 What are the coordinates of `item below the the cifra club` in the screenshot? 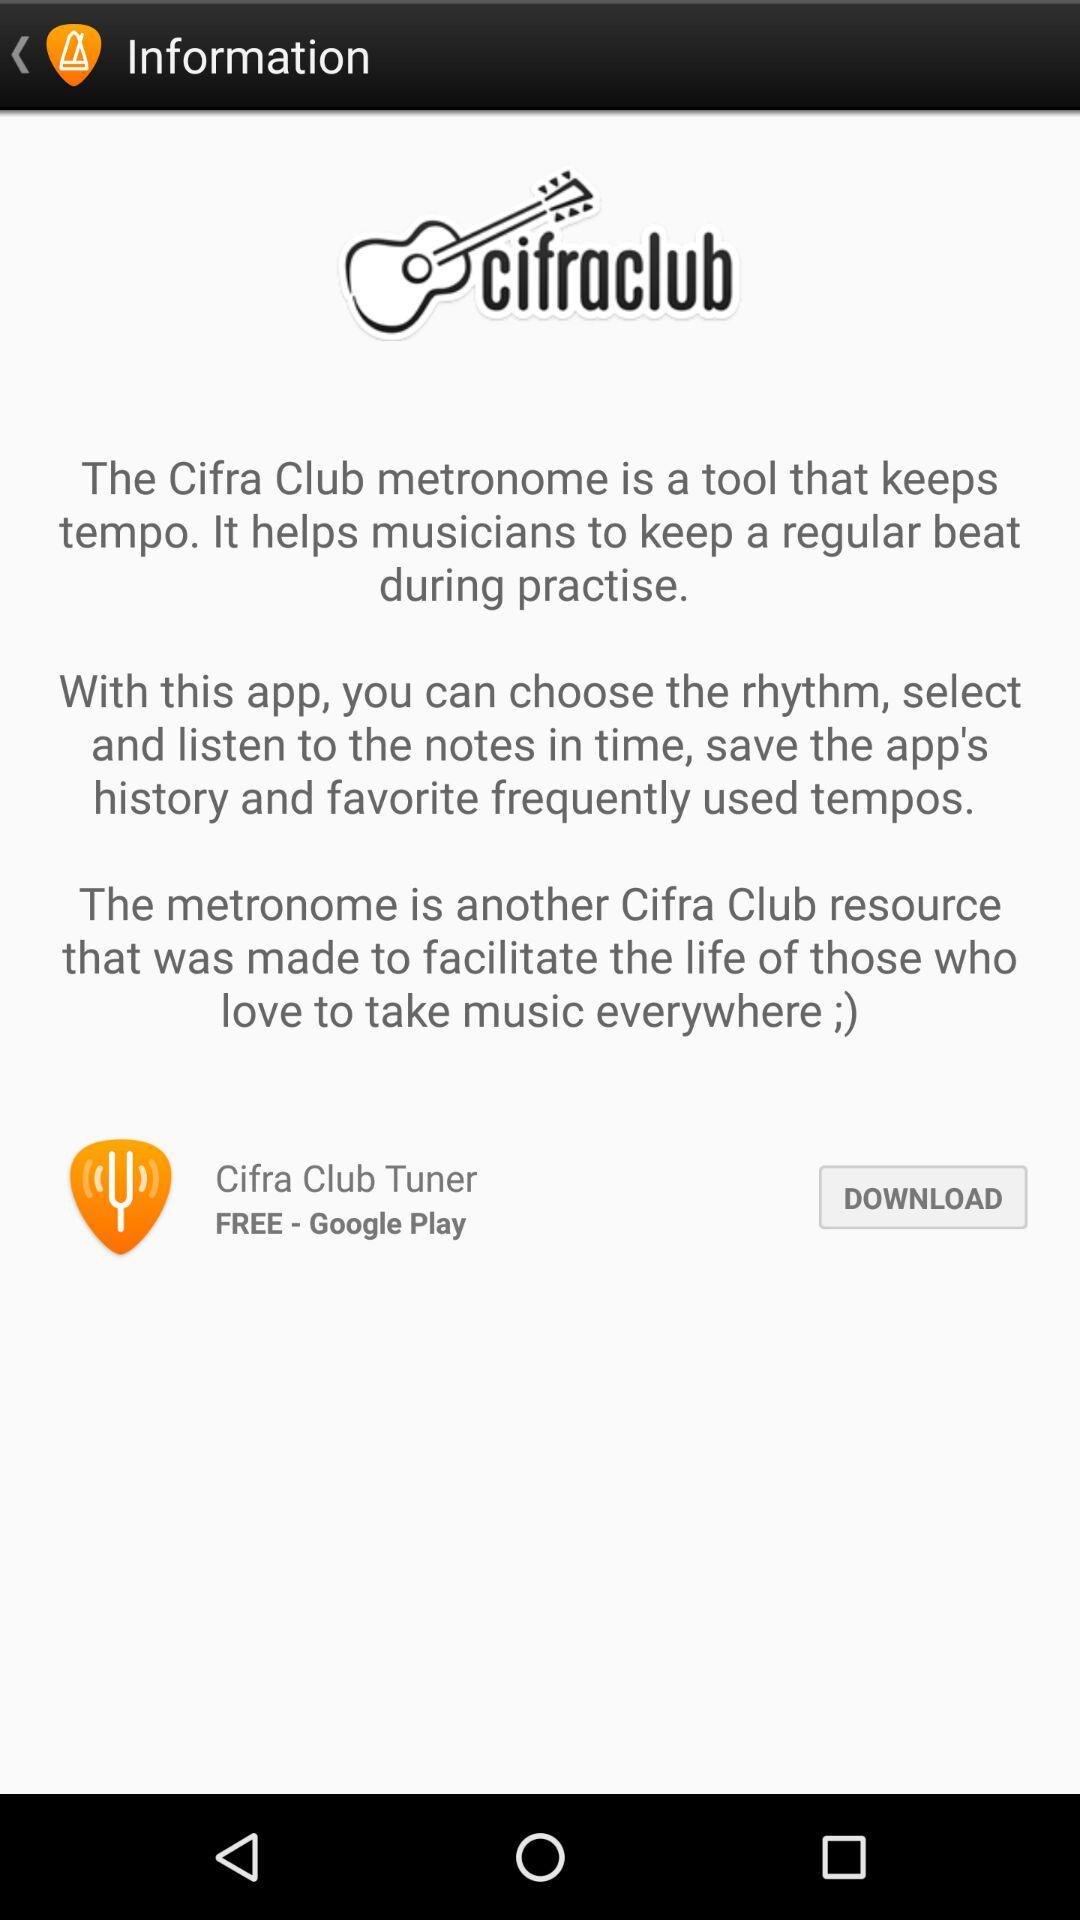 It's located at (923, 1197).